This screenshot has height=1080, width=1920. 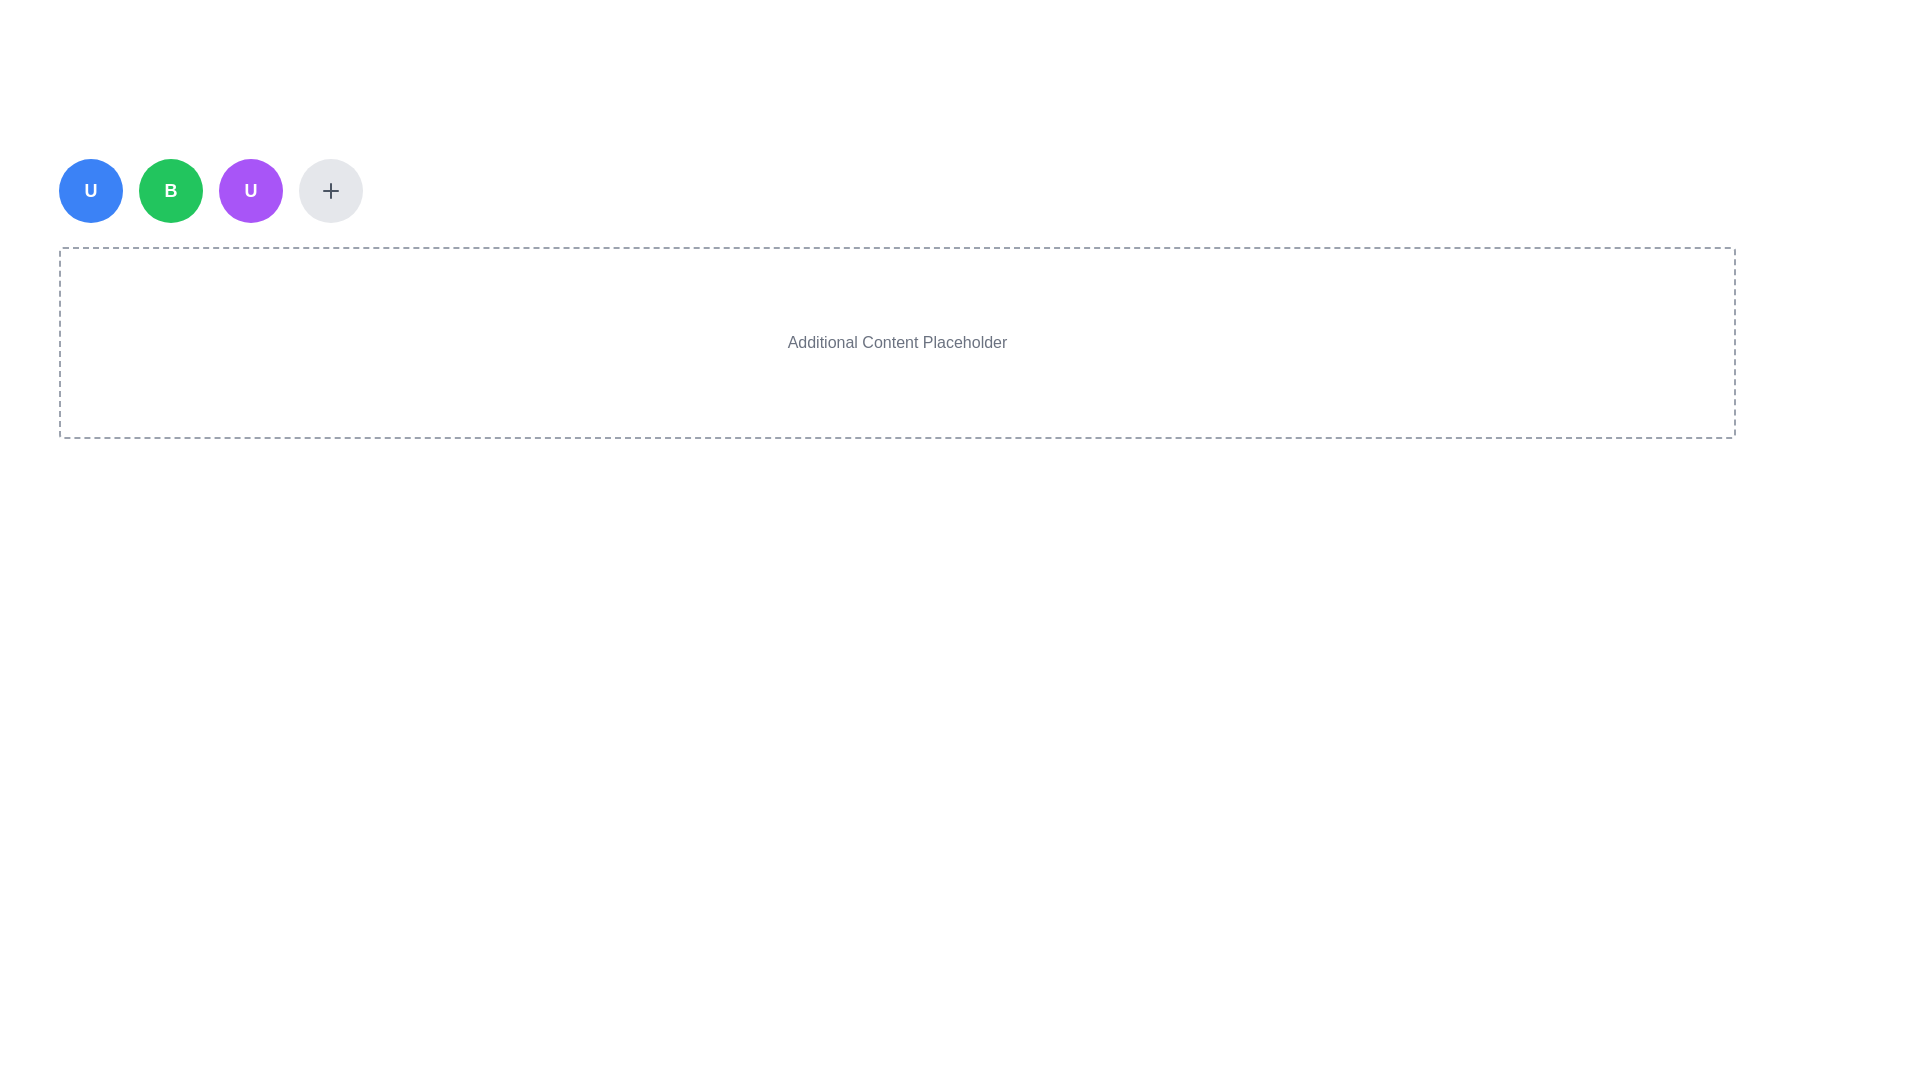 I want to click on the circular button with a light gray background that contains a '+' icon, located on the right side of a row of circular icons adjacent to buttons labeled 'U', 'B', and 'U', so click(x=331, y=191).